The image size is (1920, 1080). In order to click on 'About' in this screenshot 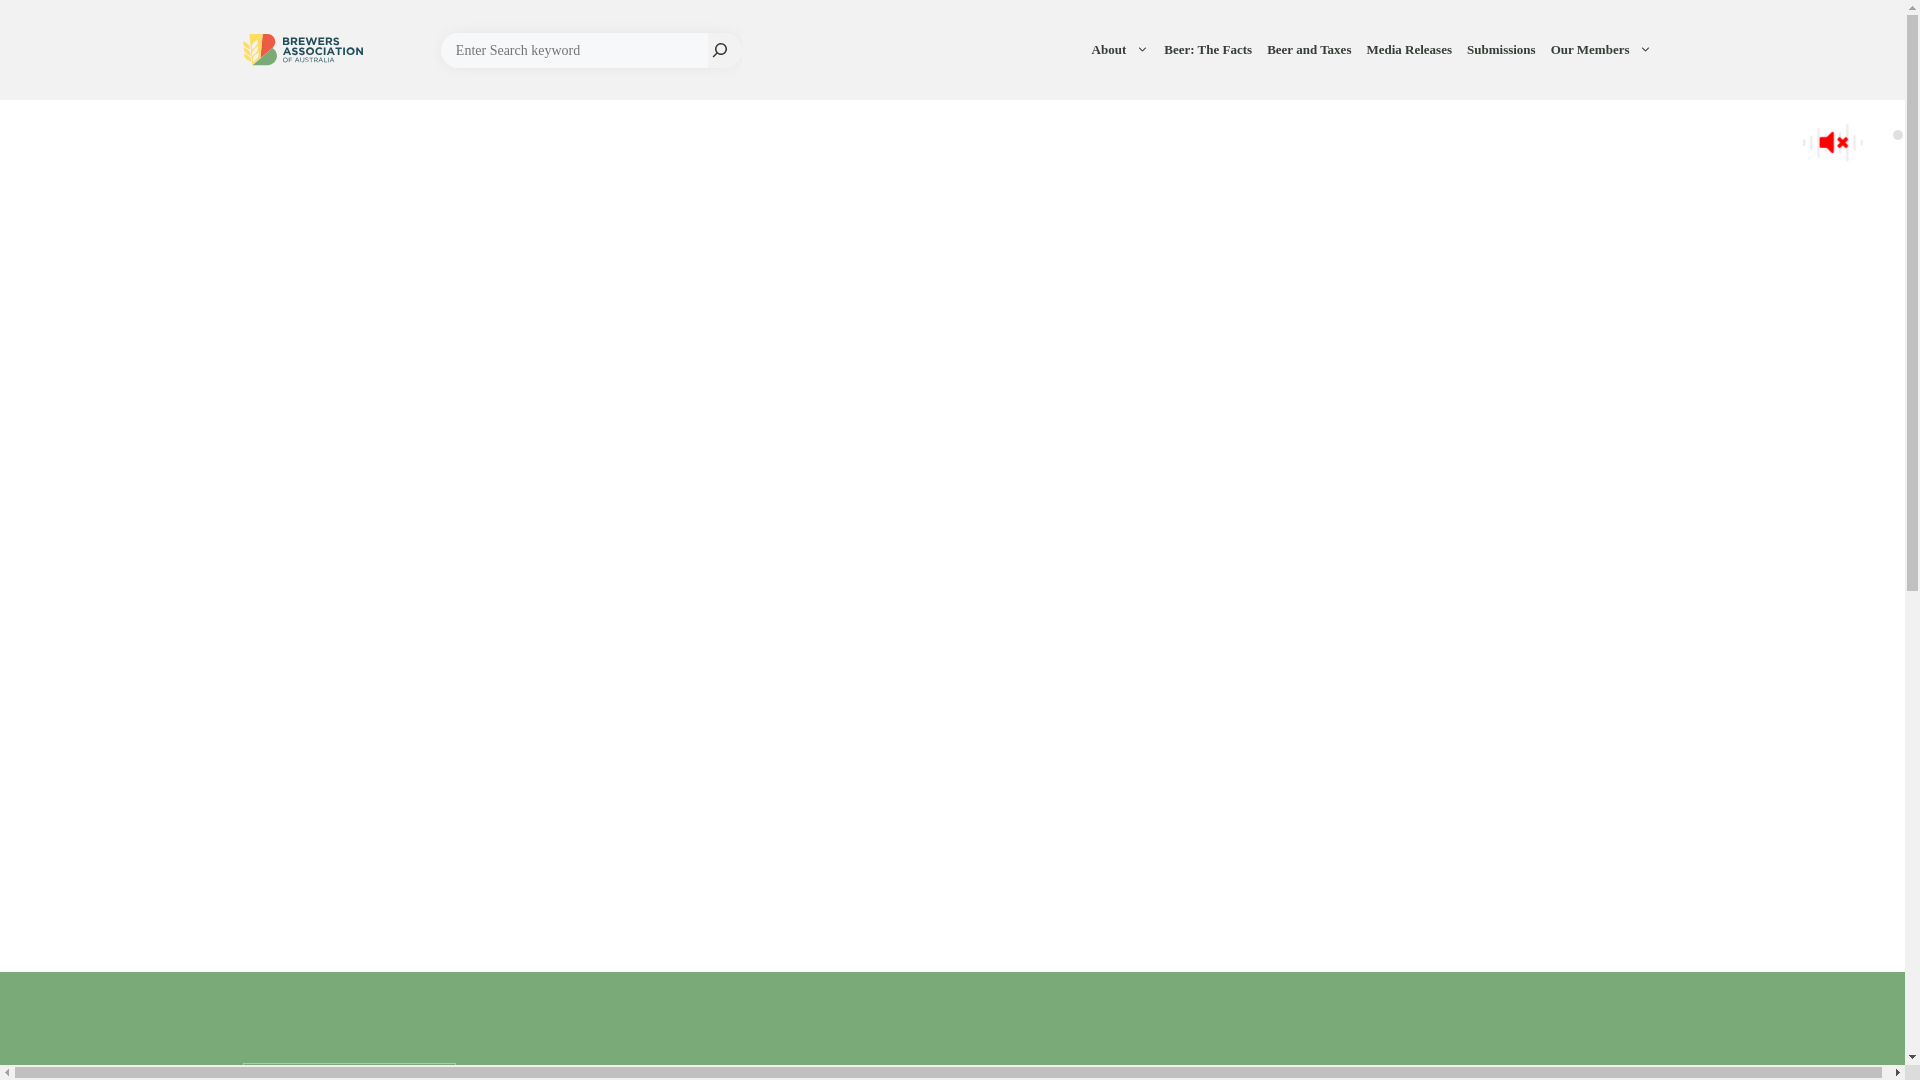, I will do `click(1123, 49)`.